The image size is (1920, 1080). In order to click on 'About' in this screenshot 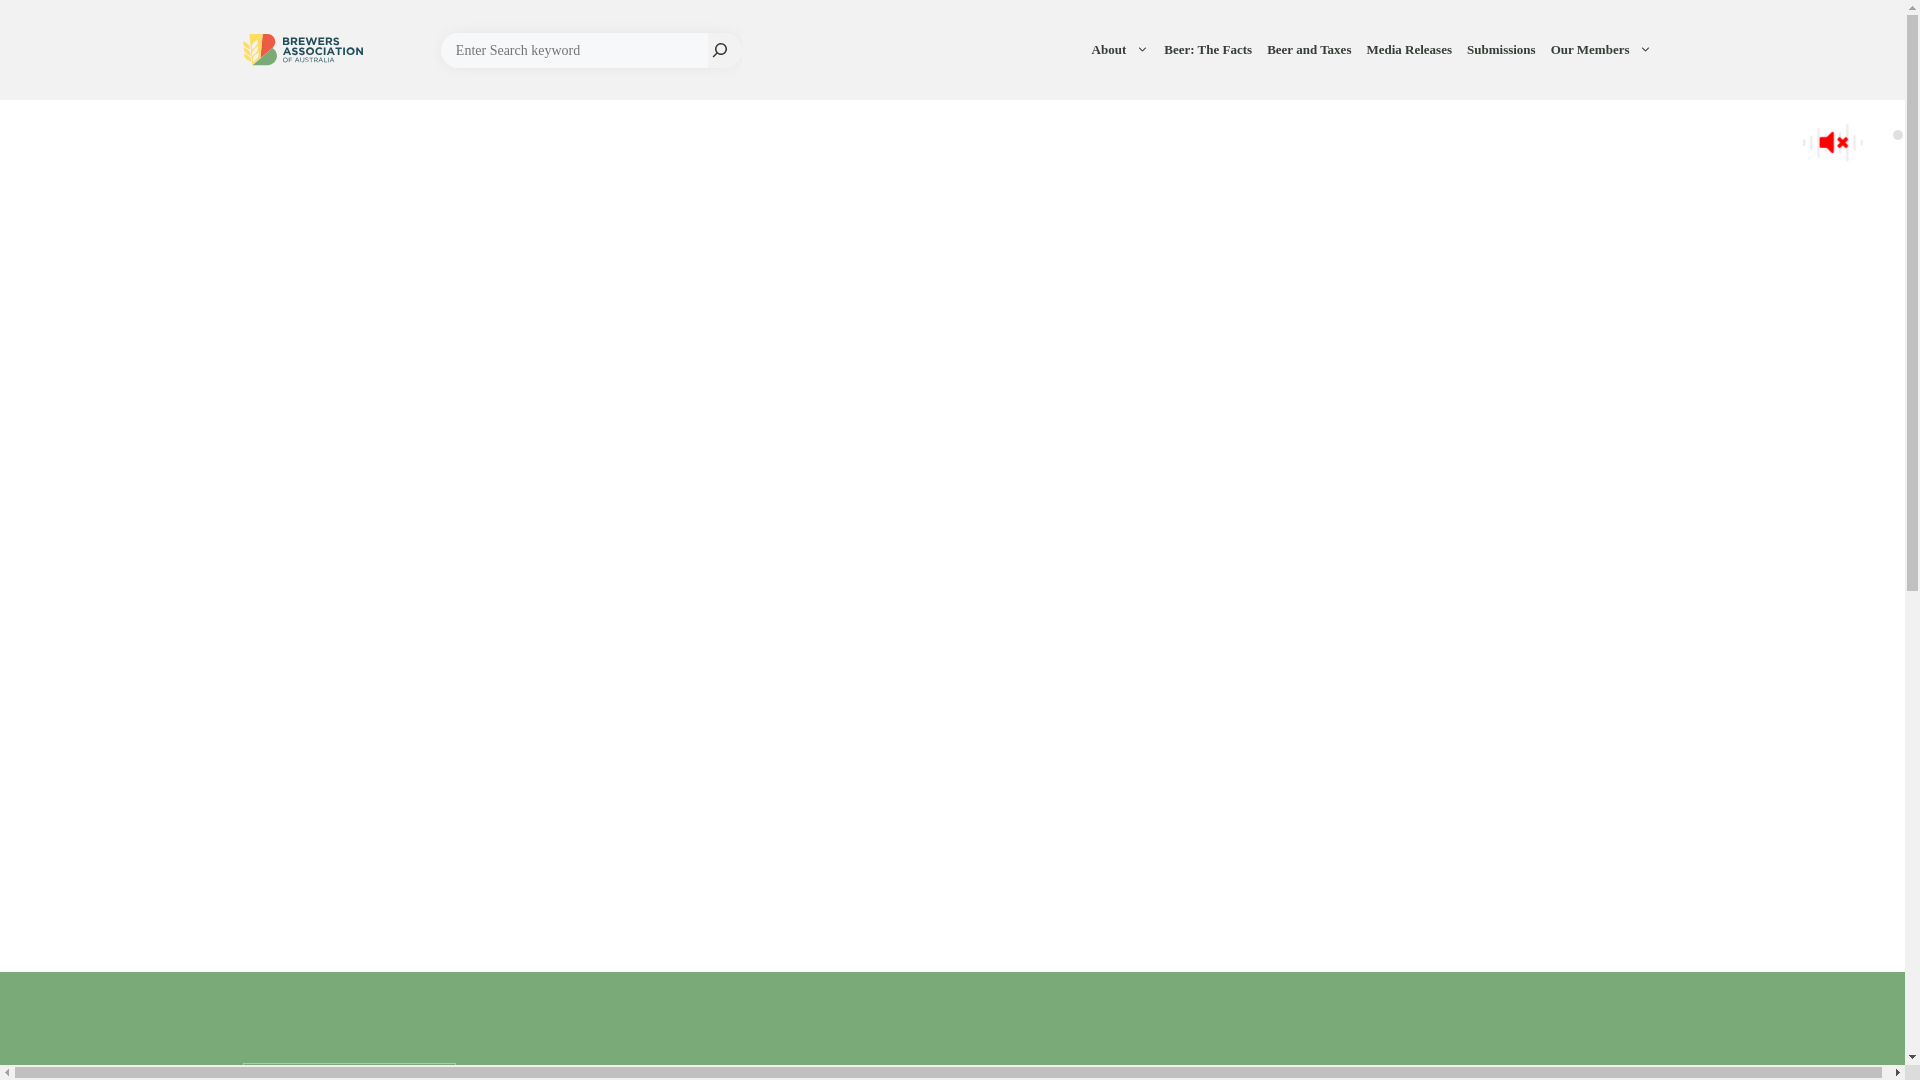, I will do `click(1123, 49)`.